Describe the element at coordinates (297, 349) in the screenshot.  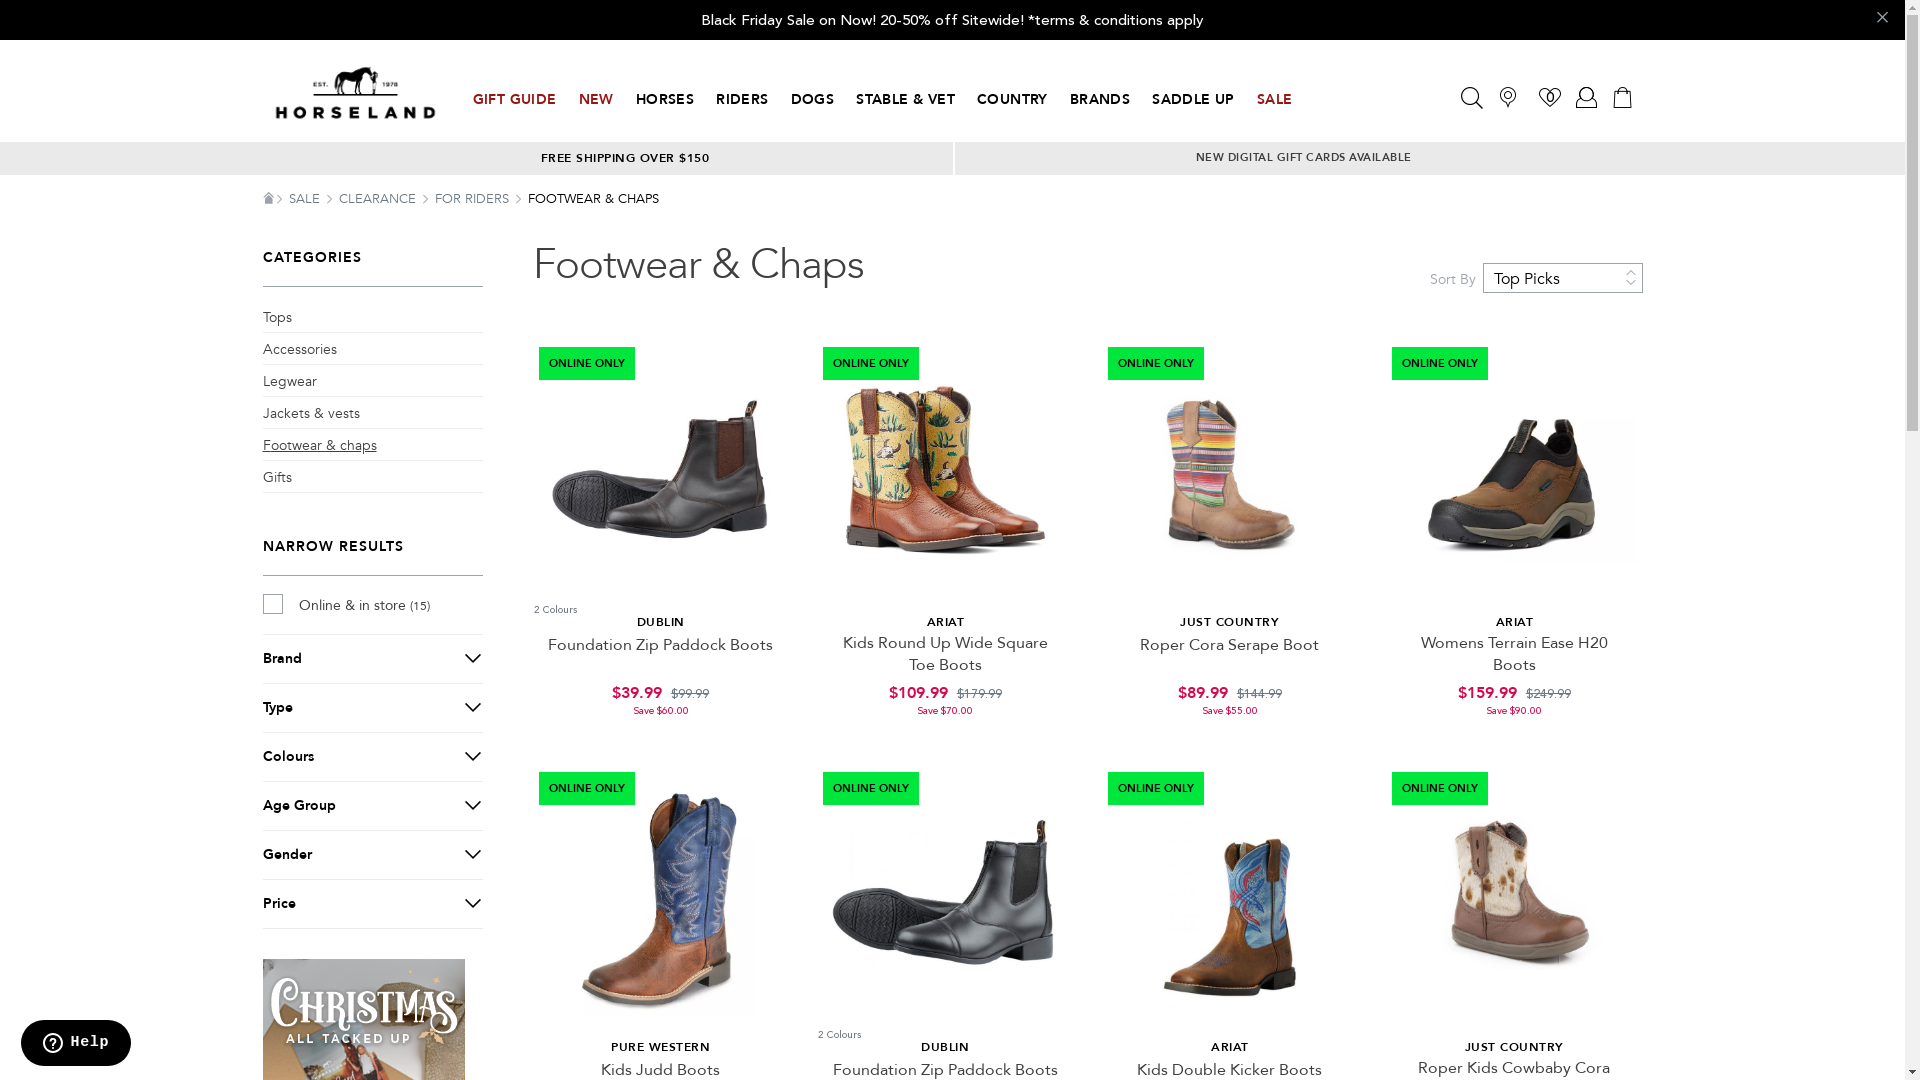
I see `'Accessories'` at that location.